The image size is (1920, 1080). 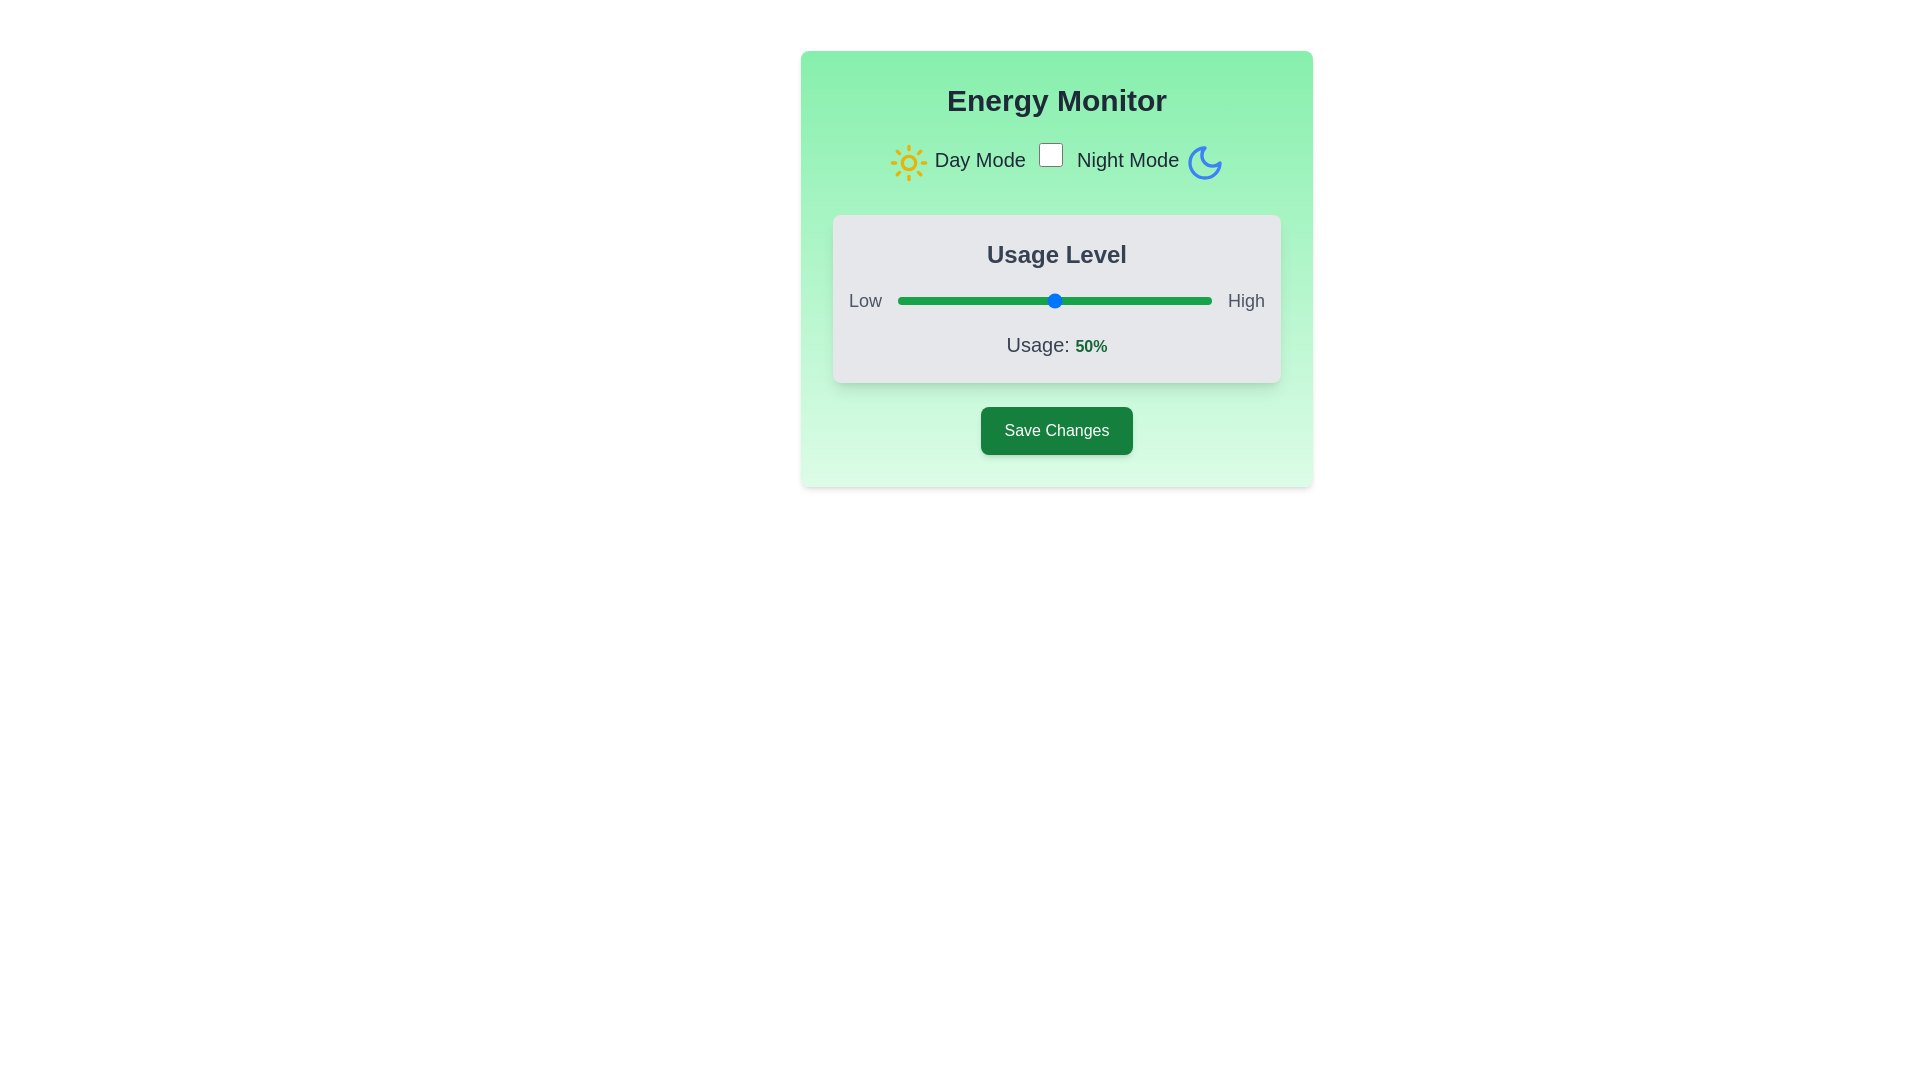 I want to click on the 'Night Mode' label, which is styled with a larger font size and dark gray color, located next to a checkbox and adjacent to a crescent moon icon, so click(x=1128, y=159).